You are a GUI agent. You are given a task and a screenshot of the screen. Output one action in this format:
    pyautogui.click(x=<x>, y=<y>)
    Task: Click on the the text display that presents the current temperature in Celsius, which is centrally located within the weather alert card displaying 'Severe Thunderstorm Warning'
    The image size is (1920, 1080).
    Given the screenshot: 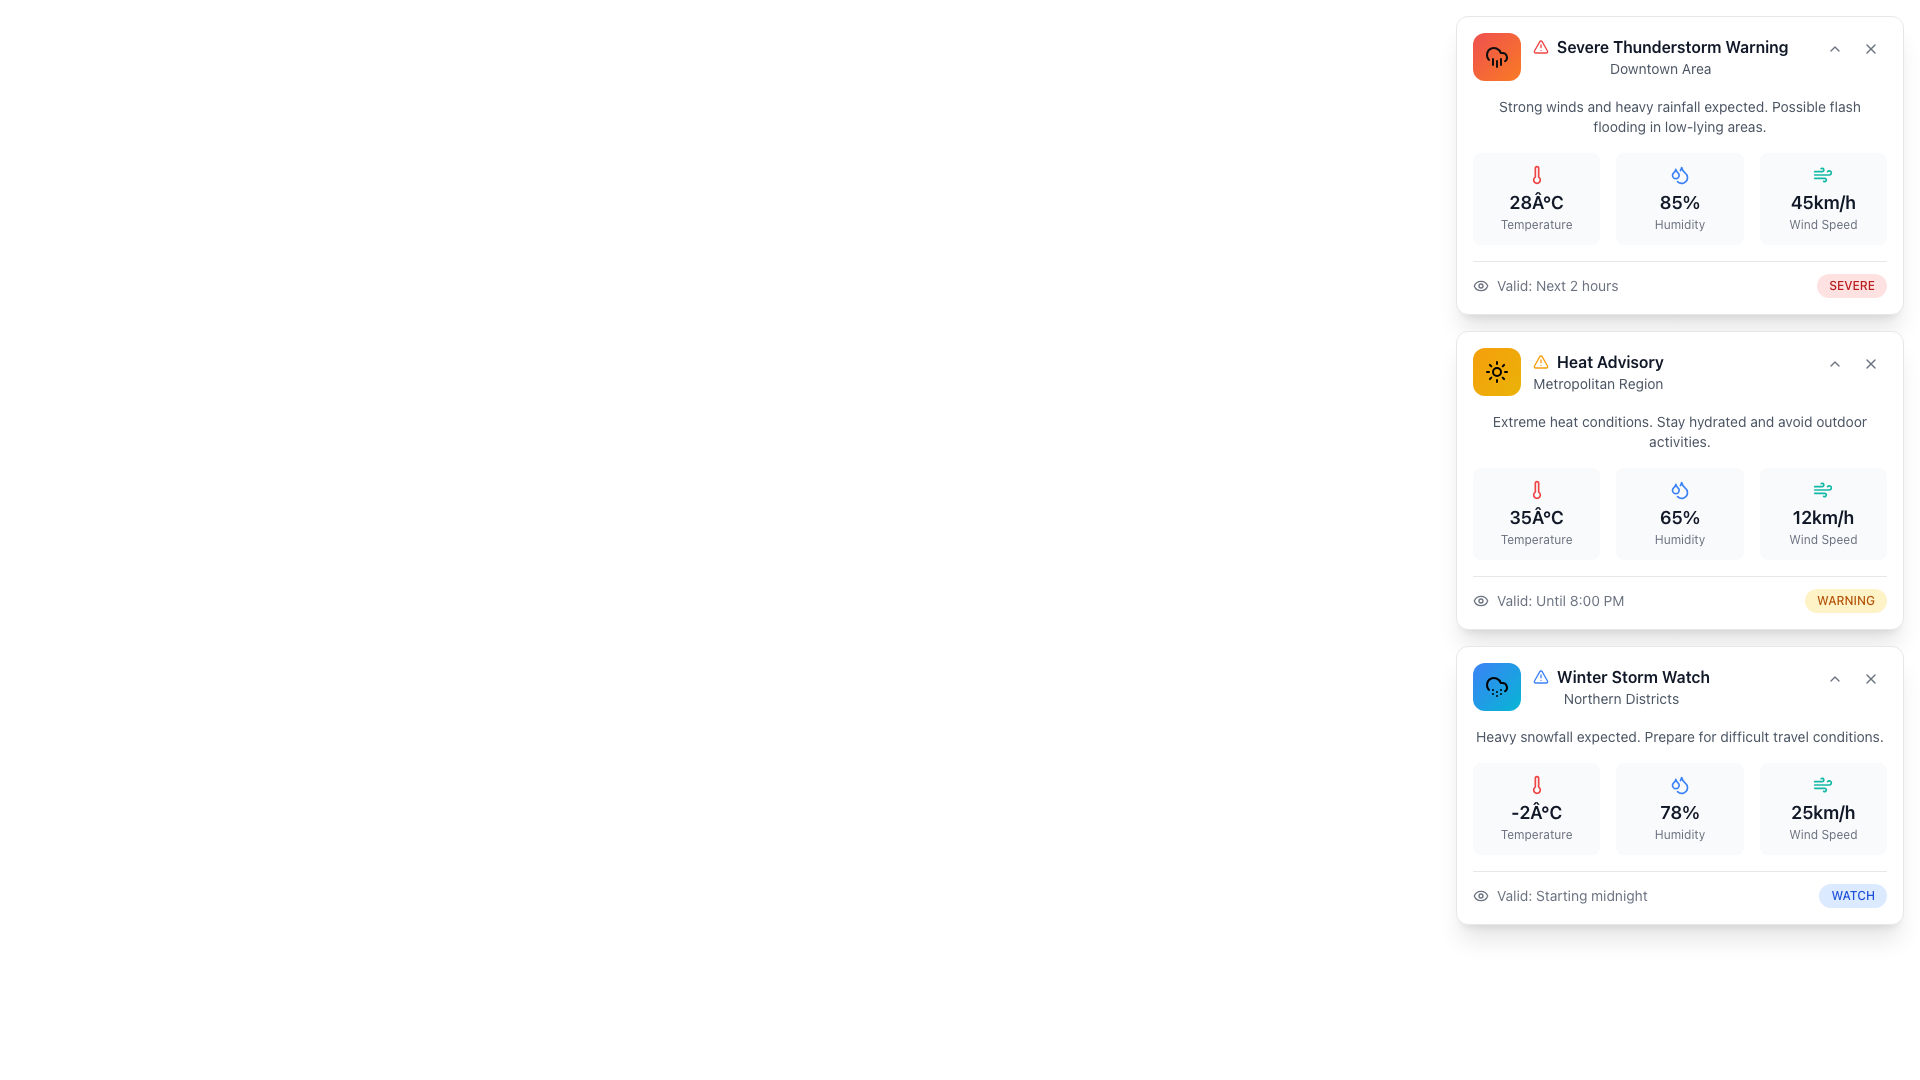 What is the action you would take?
    pyautogui.click(x=1535, y=203)
    